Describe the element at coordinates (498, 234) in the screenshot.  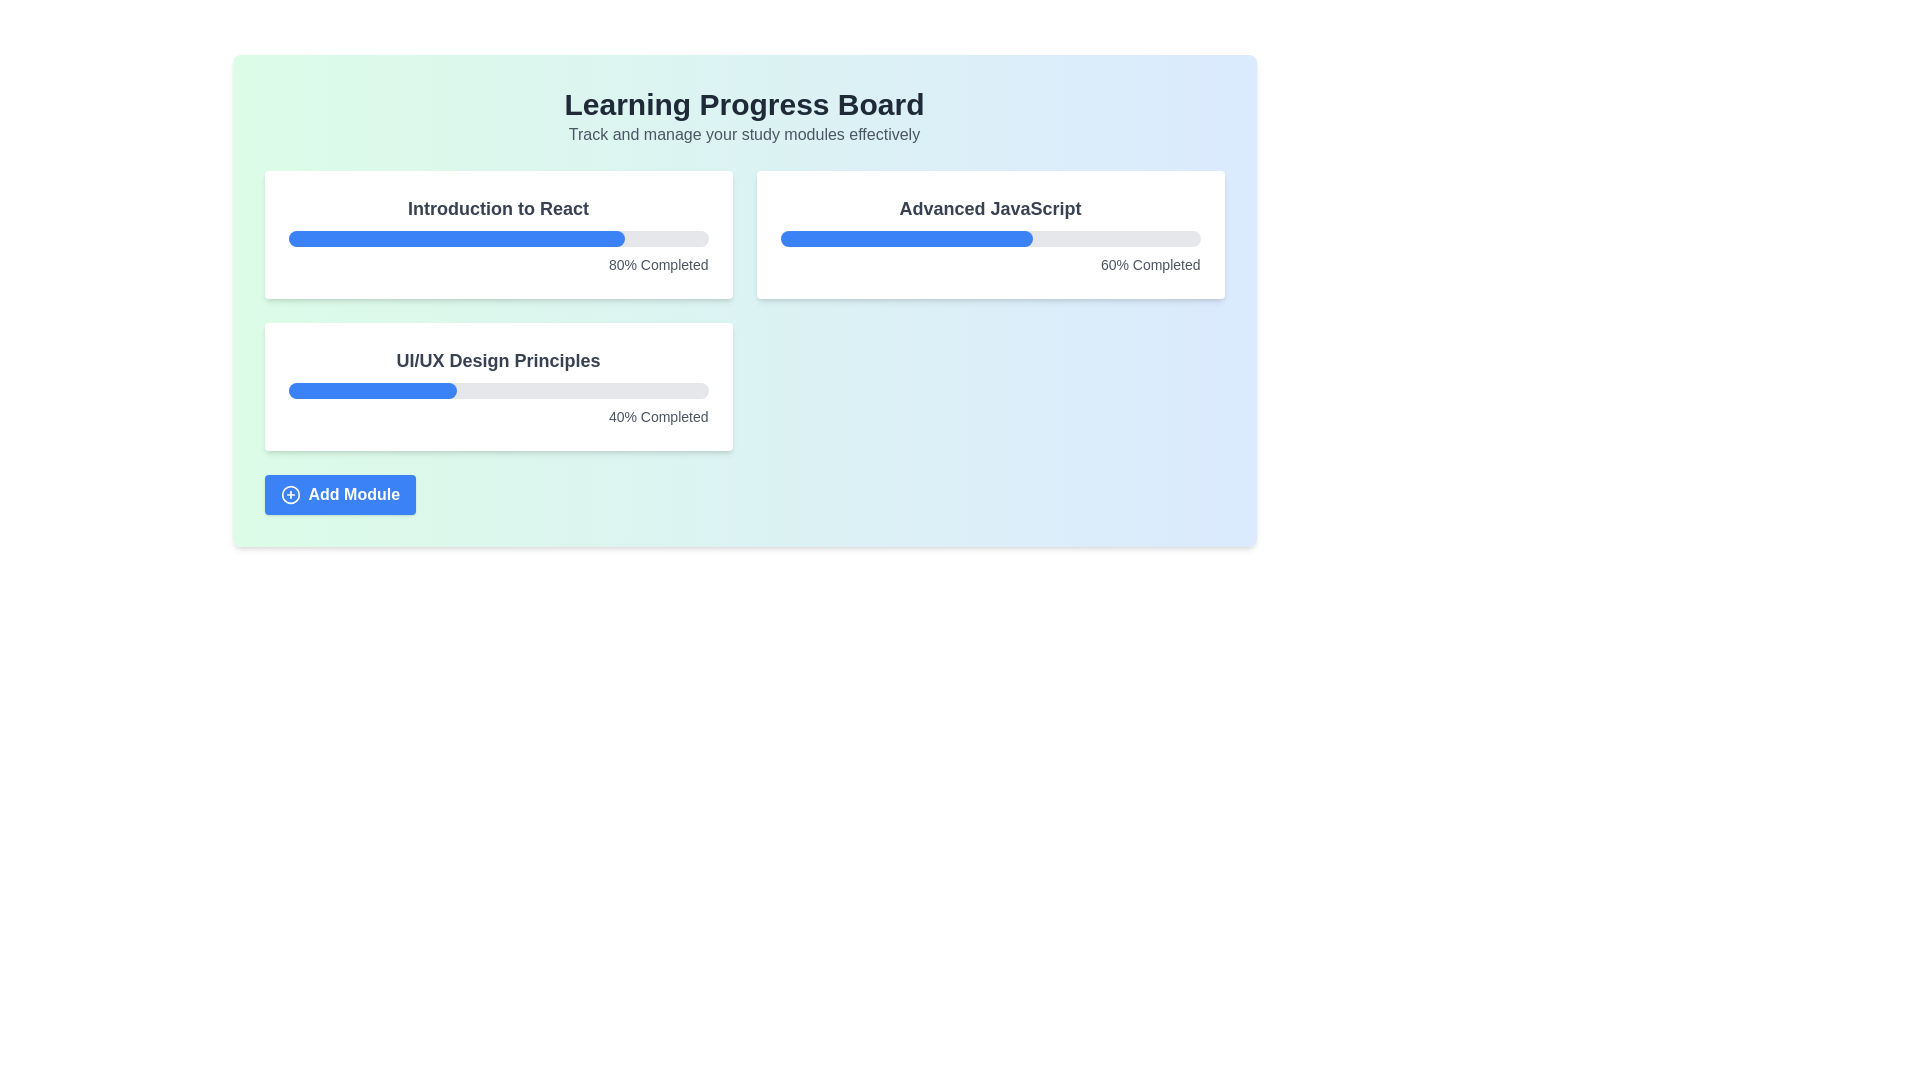
I see `the Progress card displaying the progress of the learning module 'Introduction to React', located at the top left of the grid containing similar progress cards` at that location.